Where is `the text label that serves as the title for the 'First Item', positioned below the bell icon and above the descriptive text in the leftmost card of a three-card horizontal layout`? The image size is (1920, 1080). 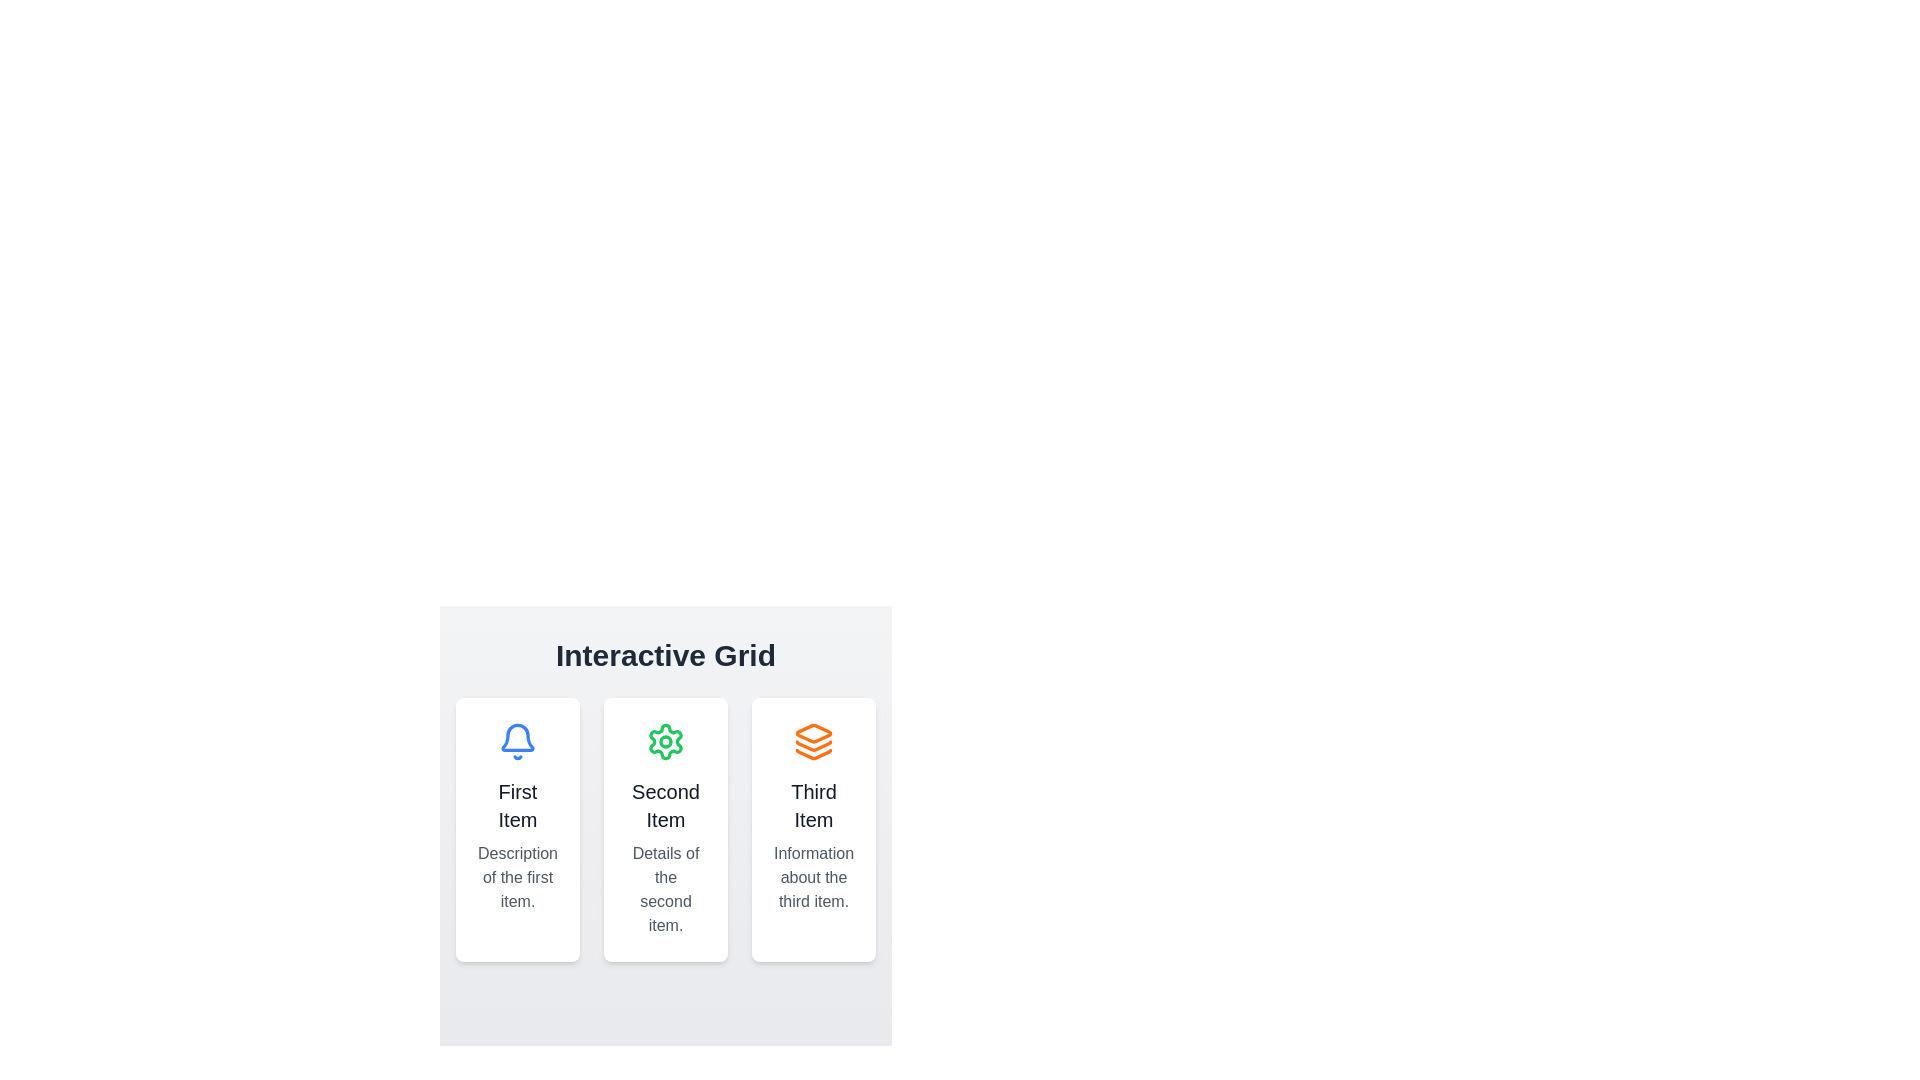
the text label that serves as the title for the 'First Item', positioned below the bell icon and above the descriptive text in the leftmost card of a three-card horizontal layout is located at coordinates (518, 805).